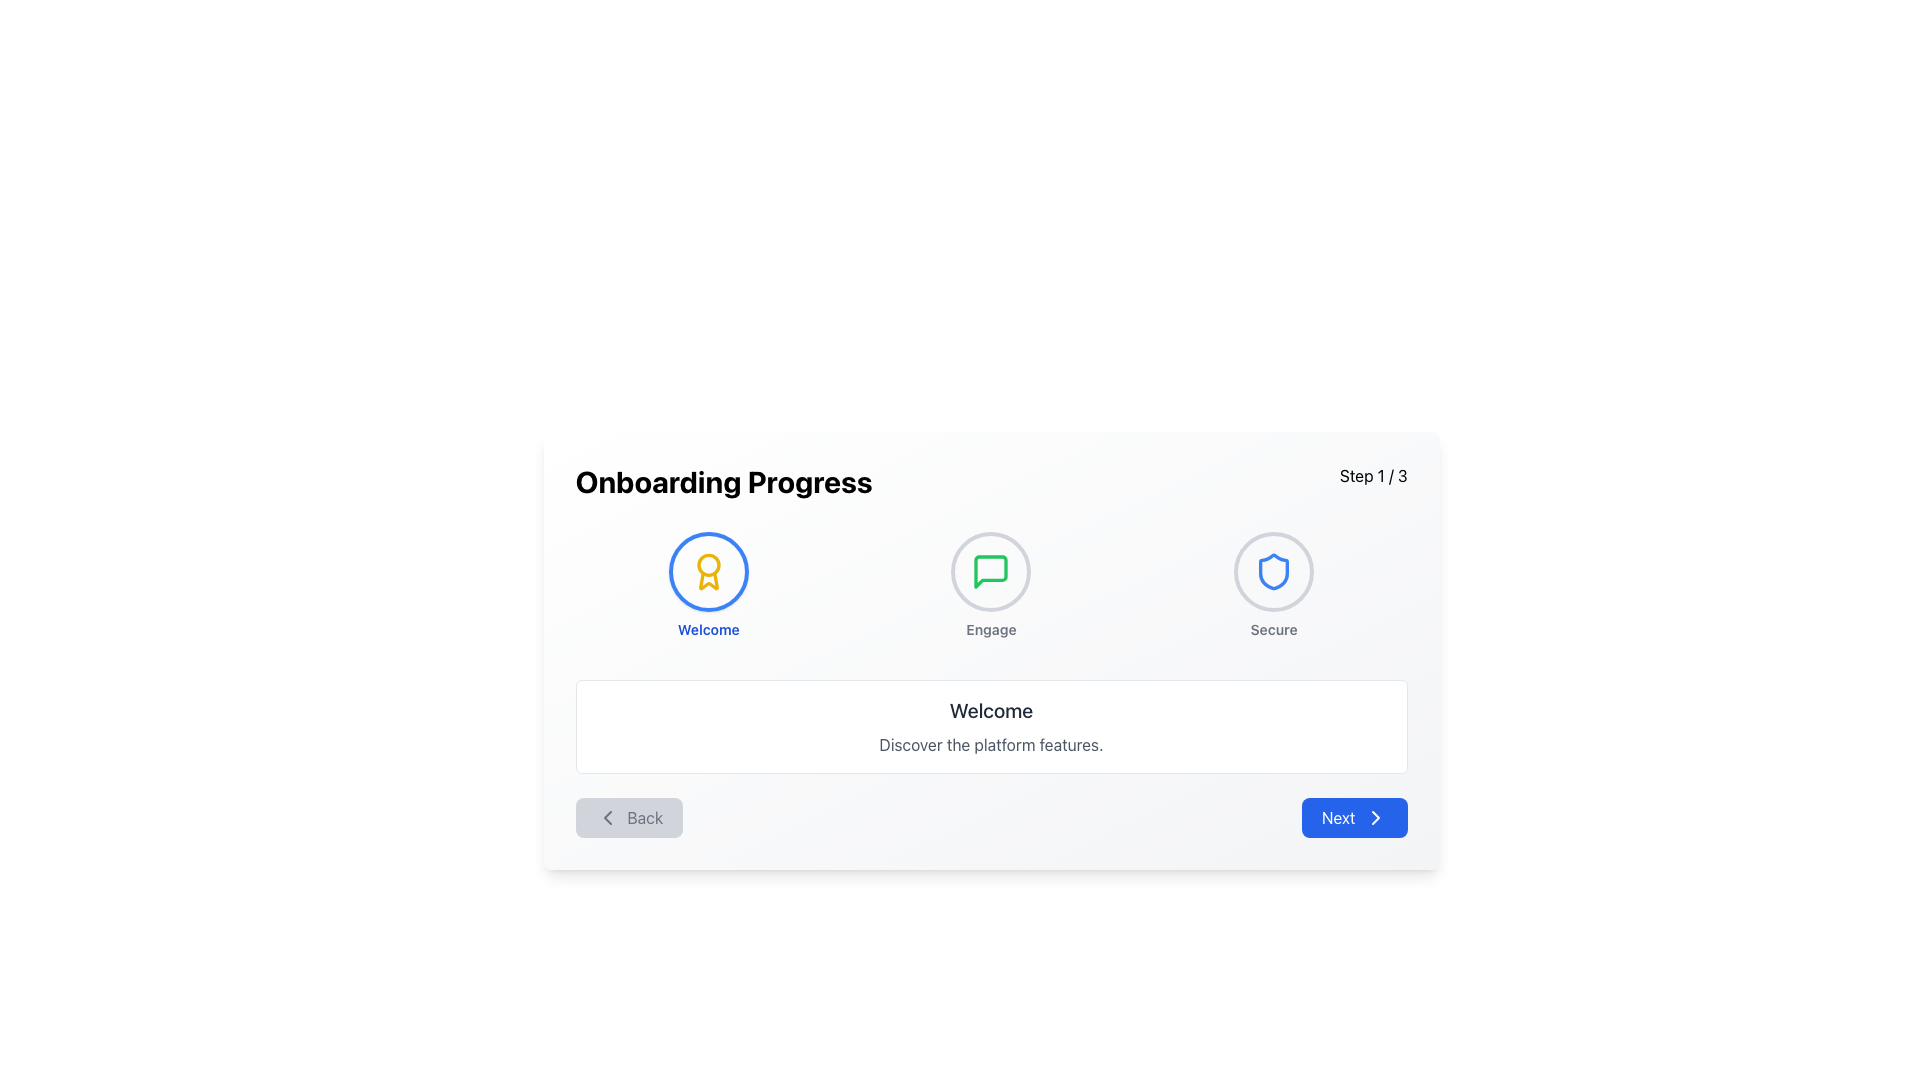  Describe the element at coordinates (991, 585) in the screenshot. I see `the composite UI component containing a green outlined chat bubble icon and the label 'Engage', which is positioned between the 'Welcome' and 'Secure' components` at that location.